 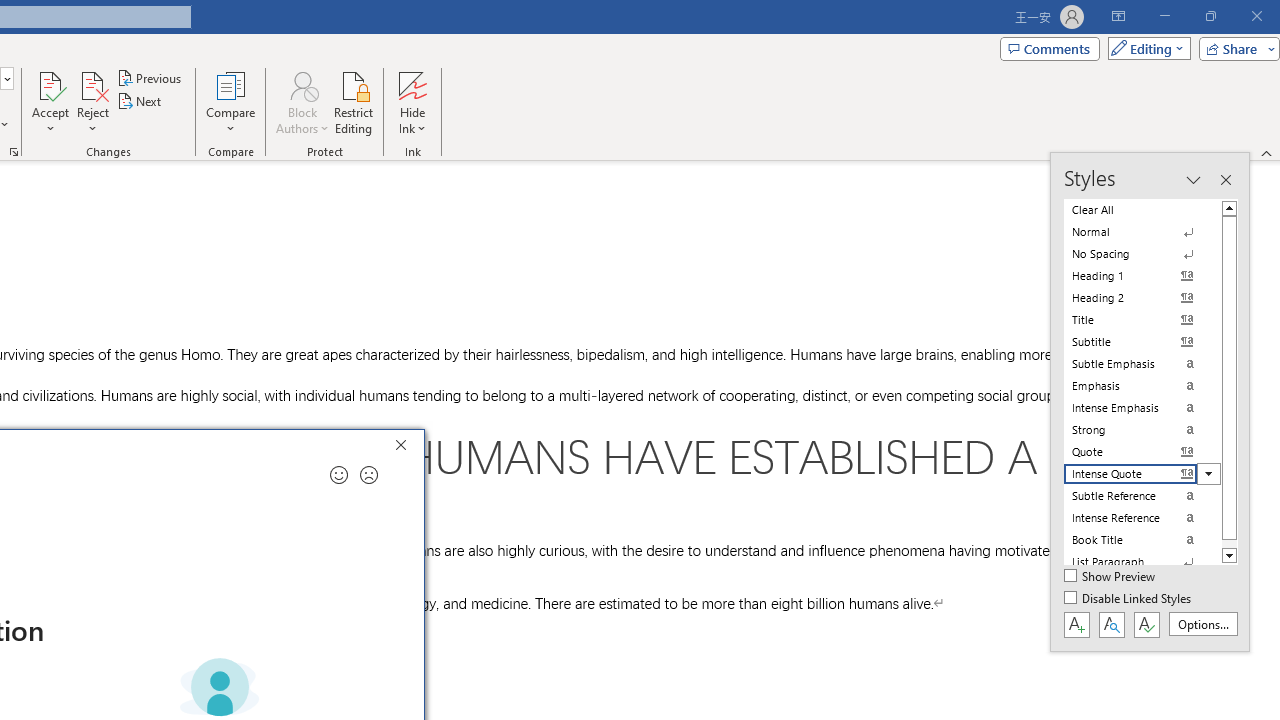 What do you see at coordinates (1142, 363) in the screenshot?
I see `'Subtle Emphasis'` at bounding box center [1142, 363].